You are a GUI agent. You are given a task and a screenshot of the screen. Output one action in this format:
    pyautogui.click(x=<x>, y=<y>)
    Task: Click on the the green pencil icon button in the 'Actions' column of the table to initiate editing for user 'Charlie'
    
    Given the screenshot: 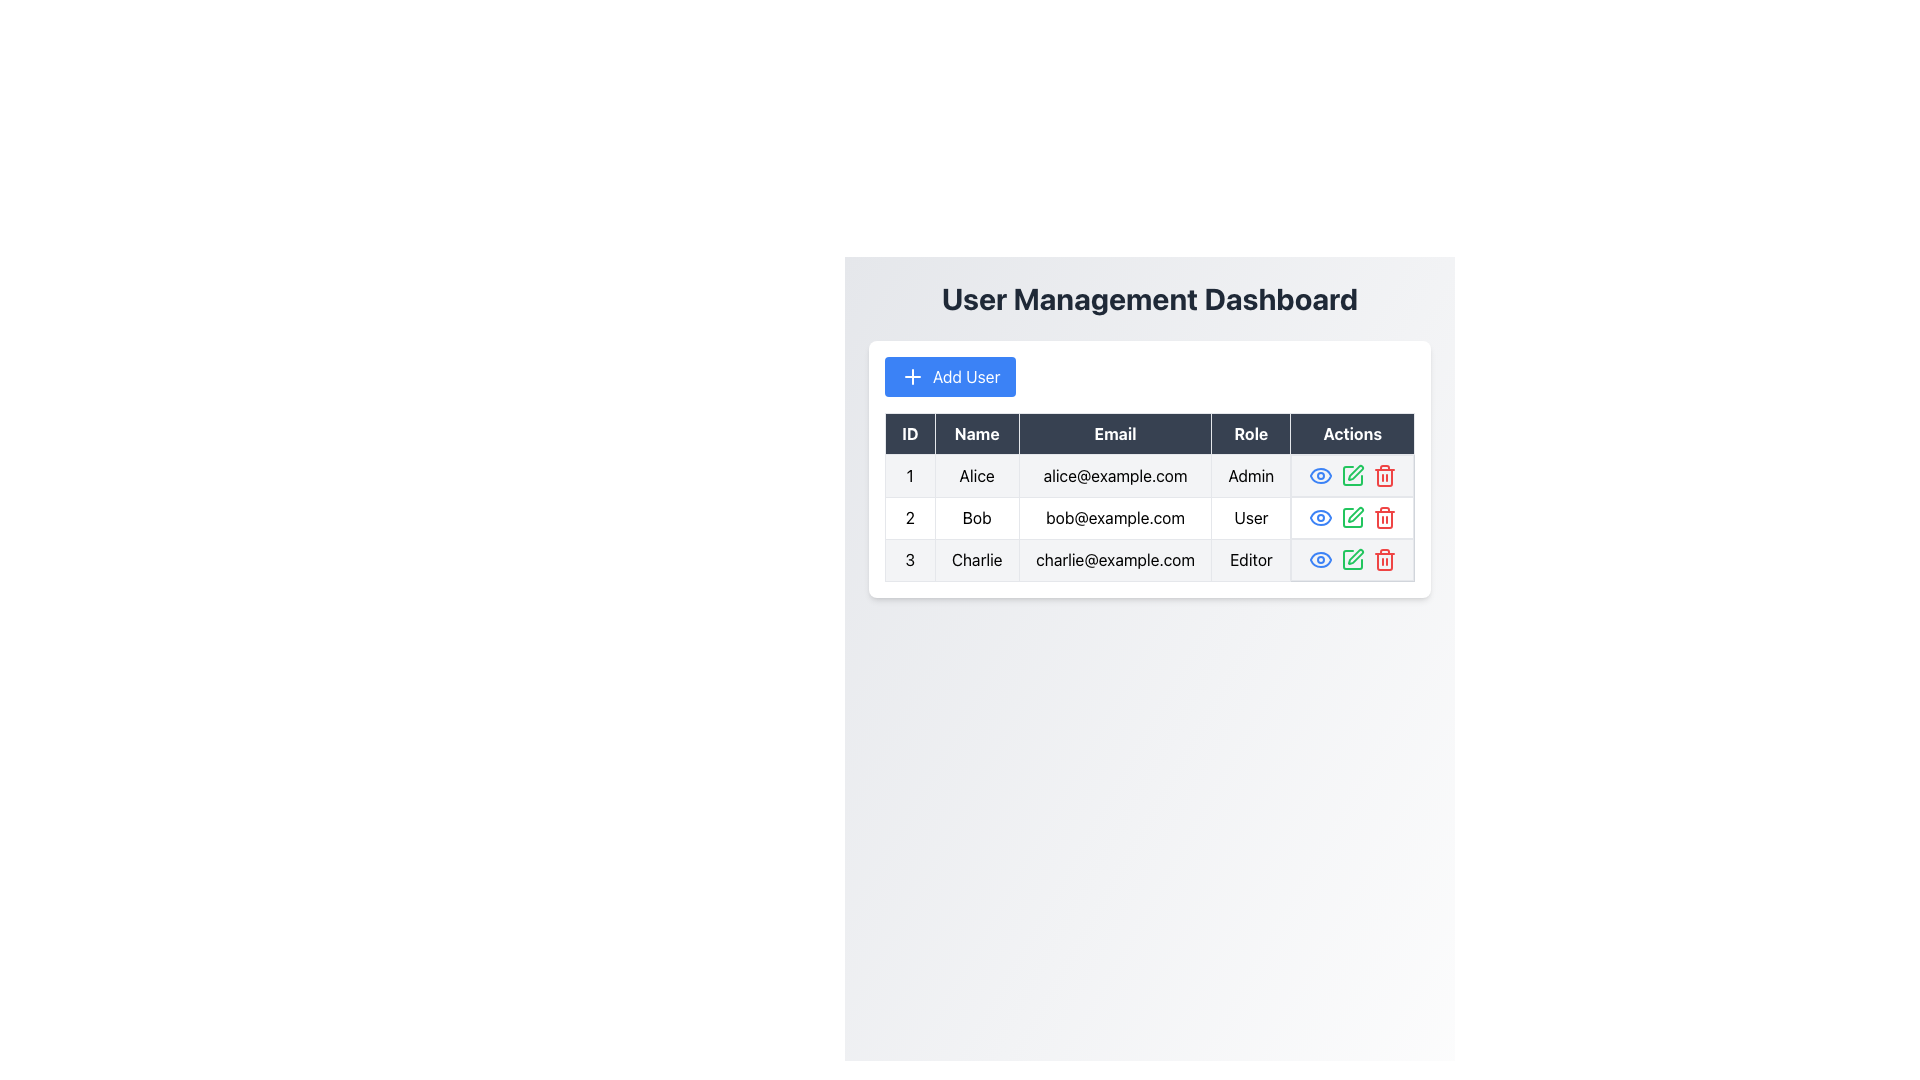 What is the action you would take?
    pyautogui.click(x=1352, y=559)
    